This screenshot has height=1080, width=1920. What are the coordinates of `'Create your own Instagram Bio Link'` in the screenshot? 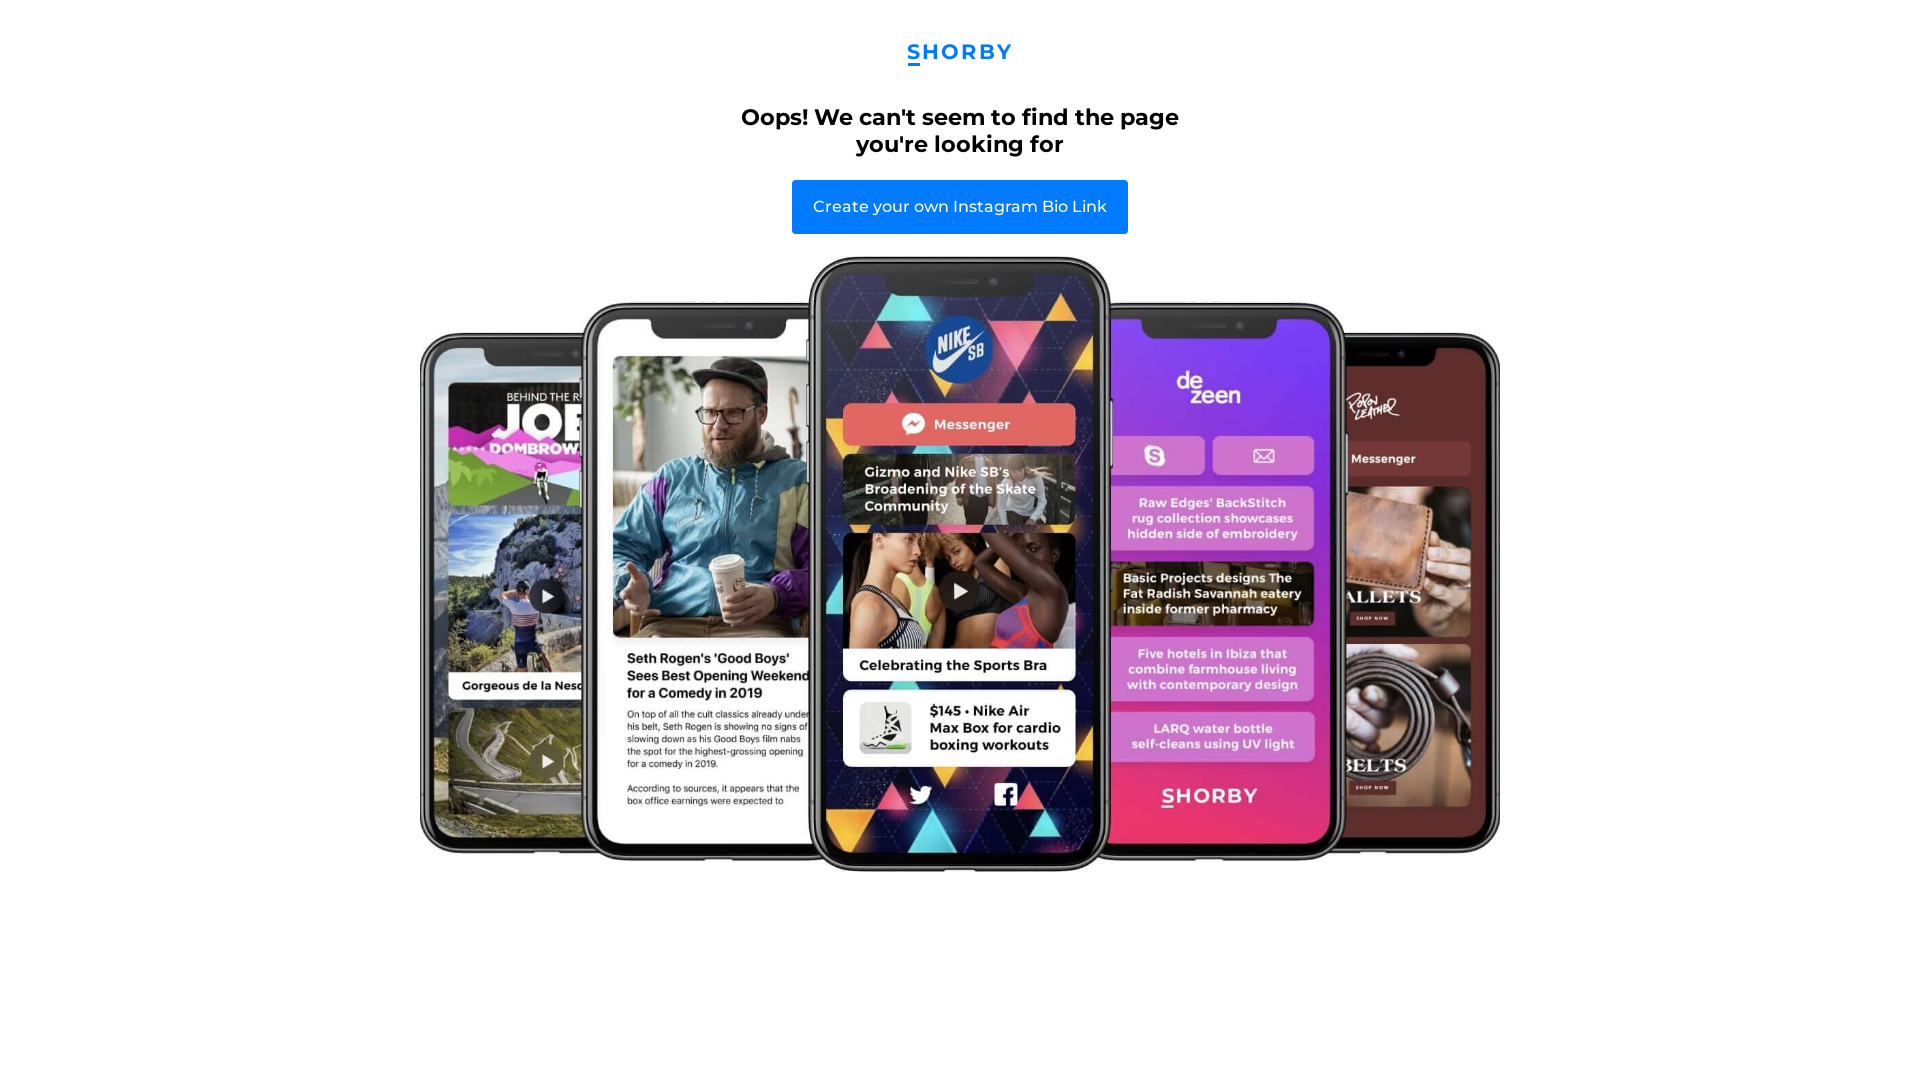 It's located at (960, 207).